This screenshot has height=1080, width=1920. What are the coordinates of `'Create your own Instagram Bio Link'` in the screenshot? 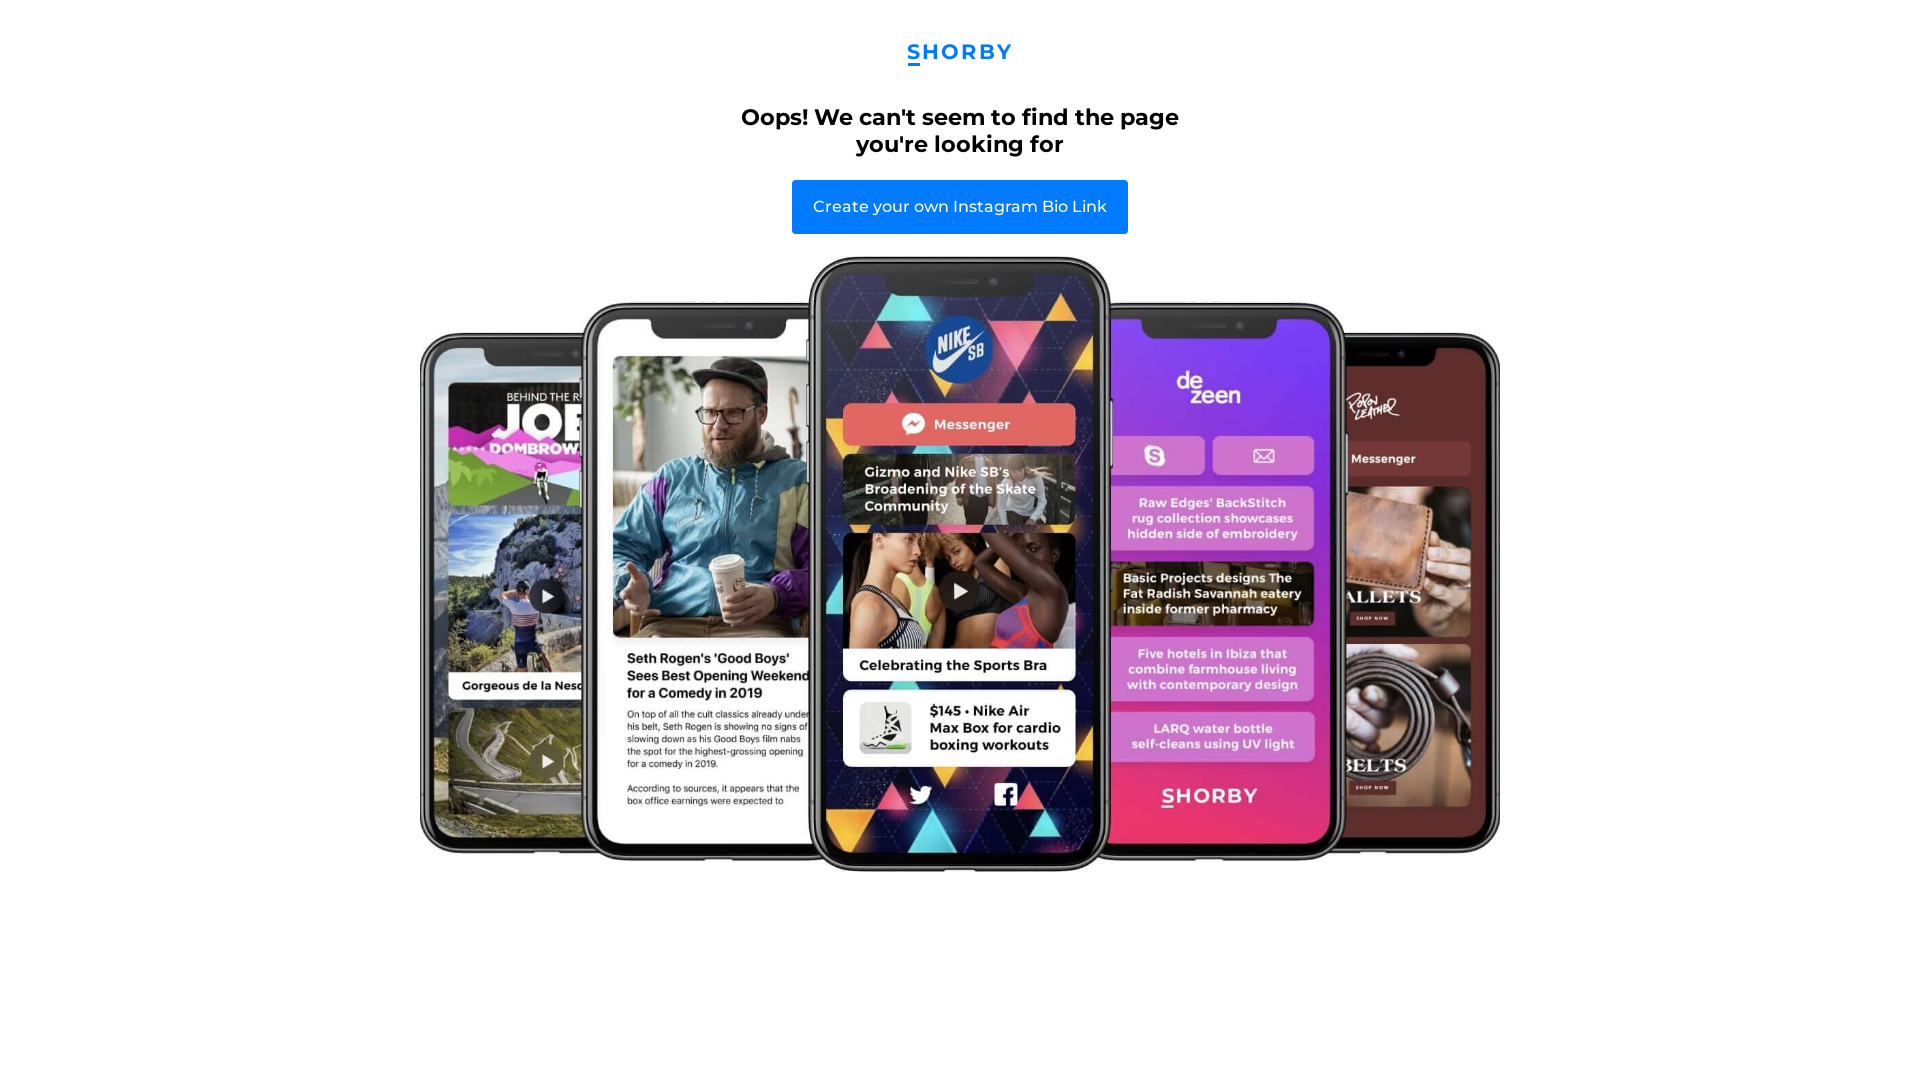 It's located at (960, 207).